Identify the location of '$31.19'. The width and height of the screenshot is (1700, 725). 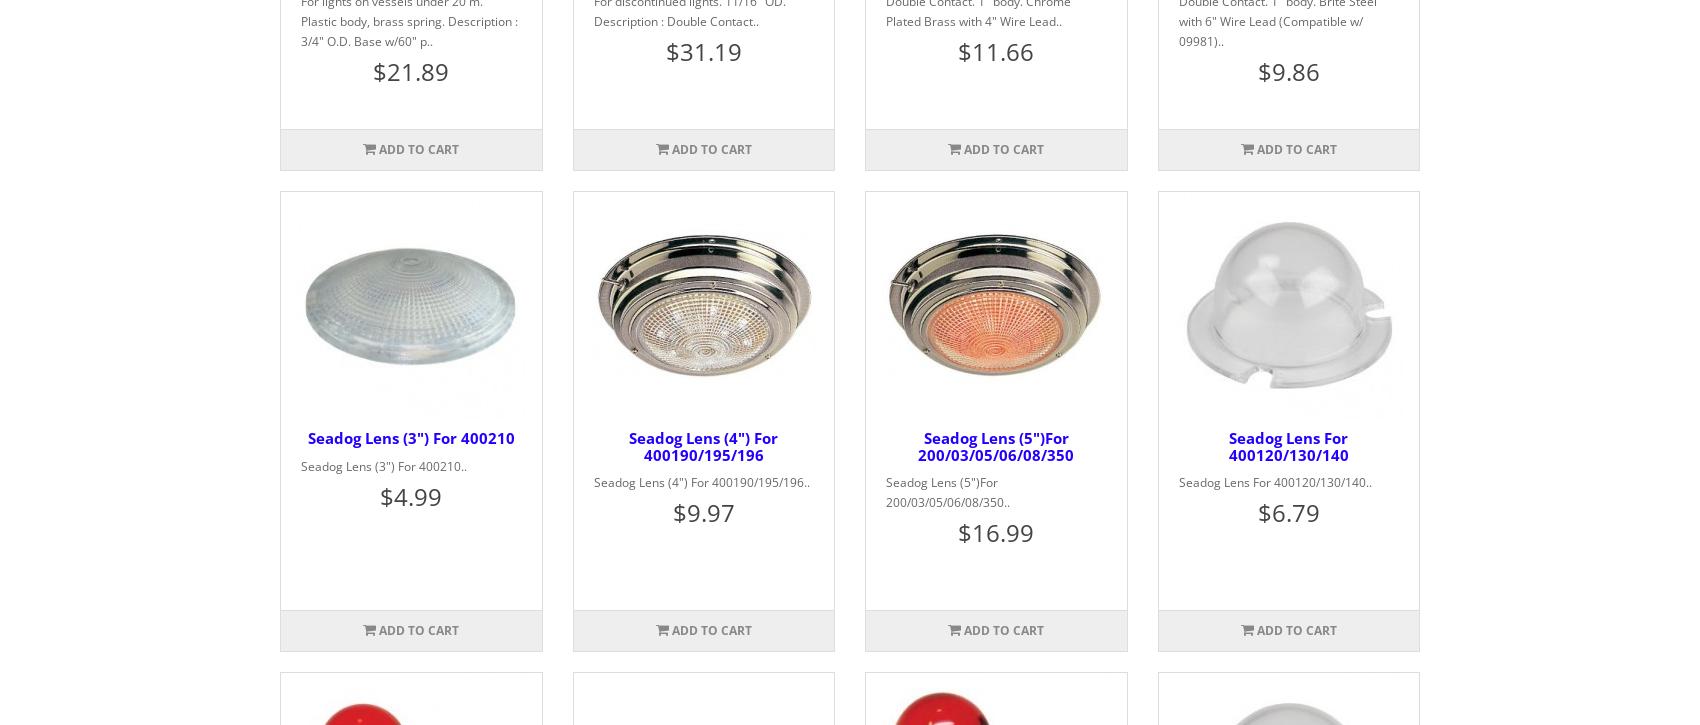
(665, 51).